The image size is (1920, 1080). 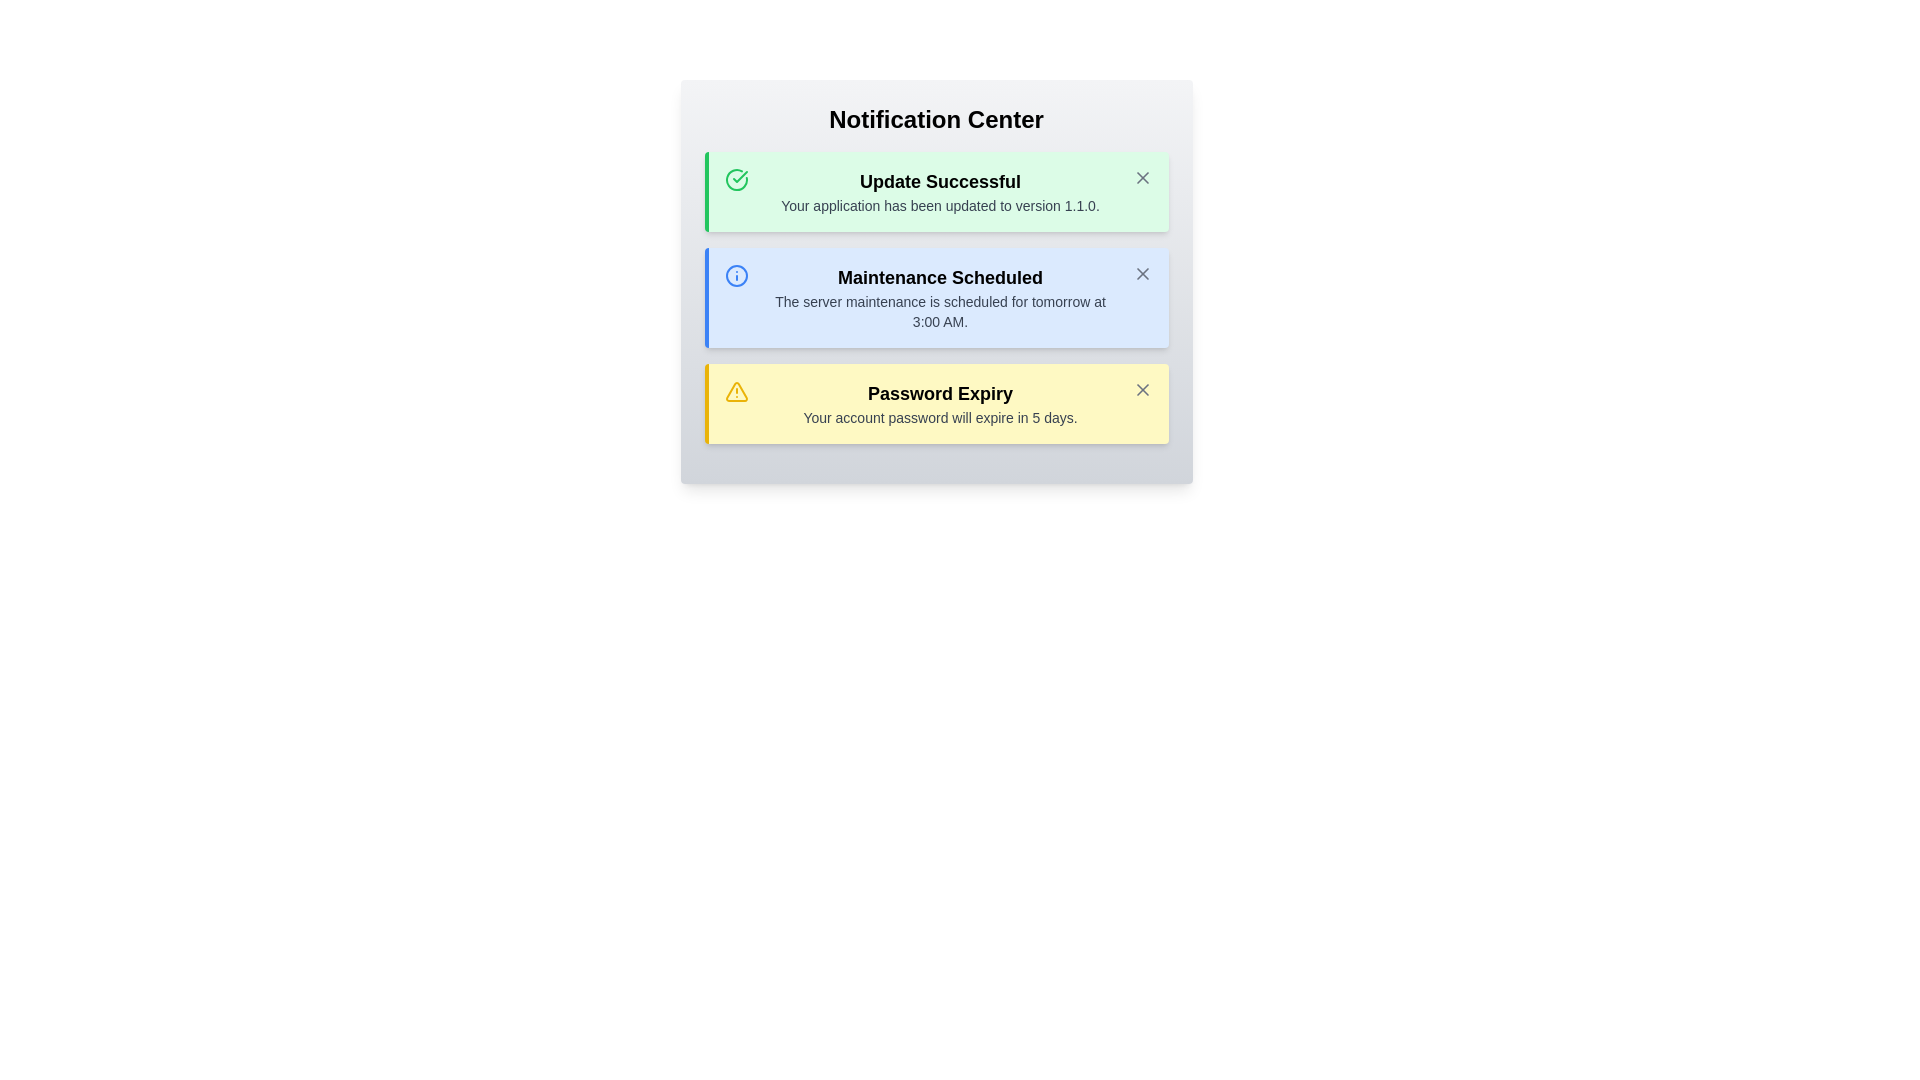 I want to click on the circular blue outlined icon with a small dot at the top, located in the second notification card of the Notification Center, so click(x=735, y=276).